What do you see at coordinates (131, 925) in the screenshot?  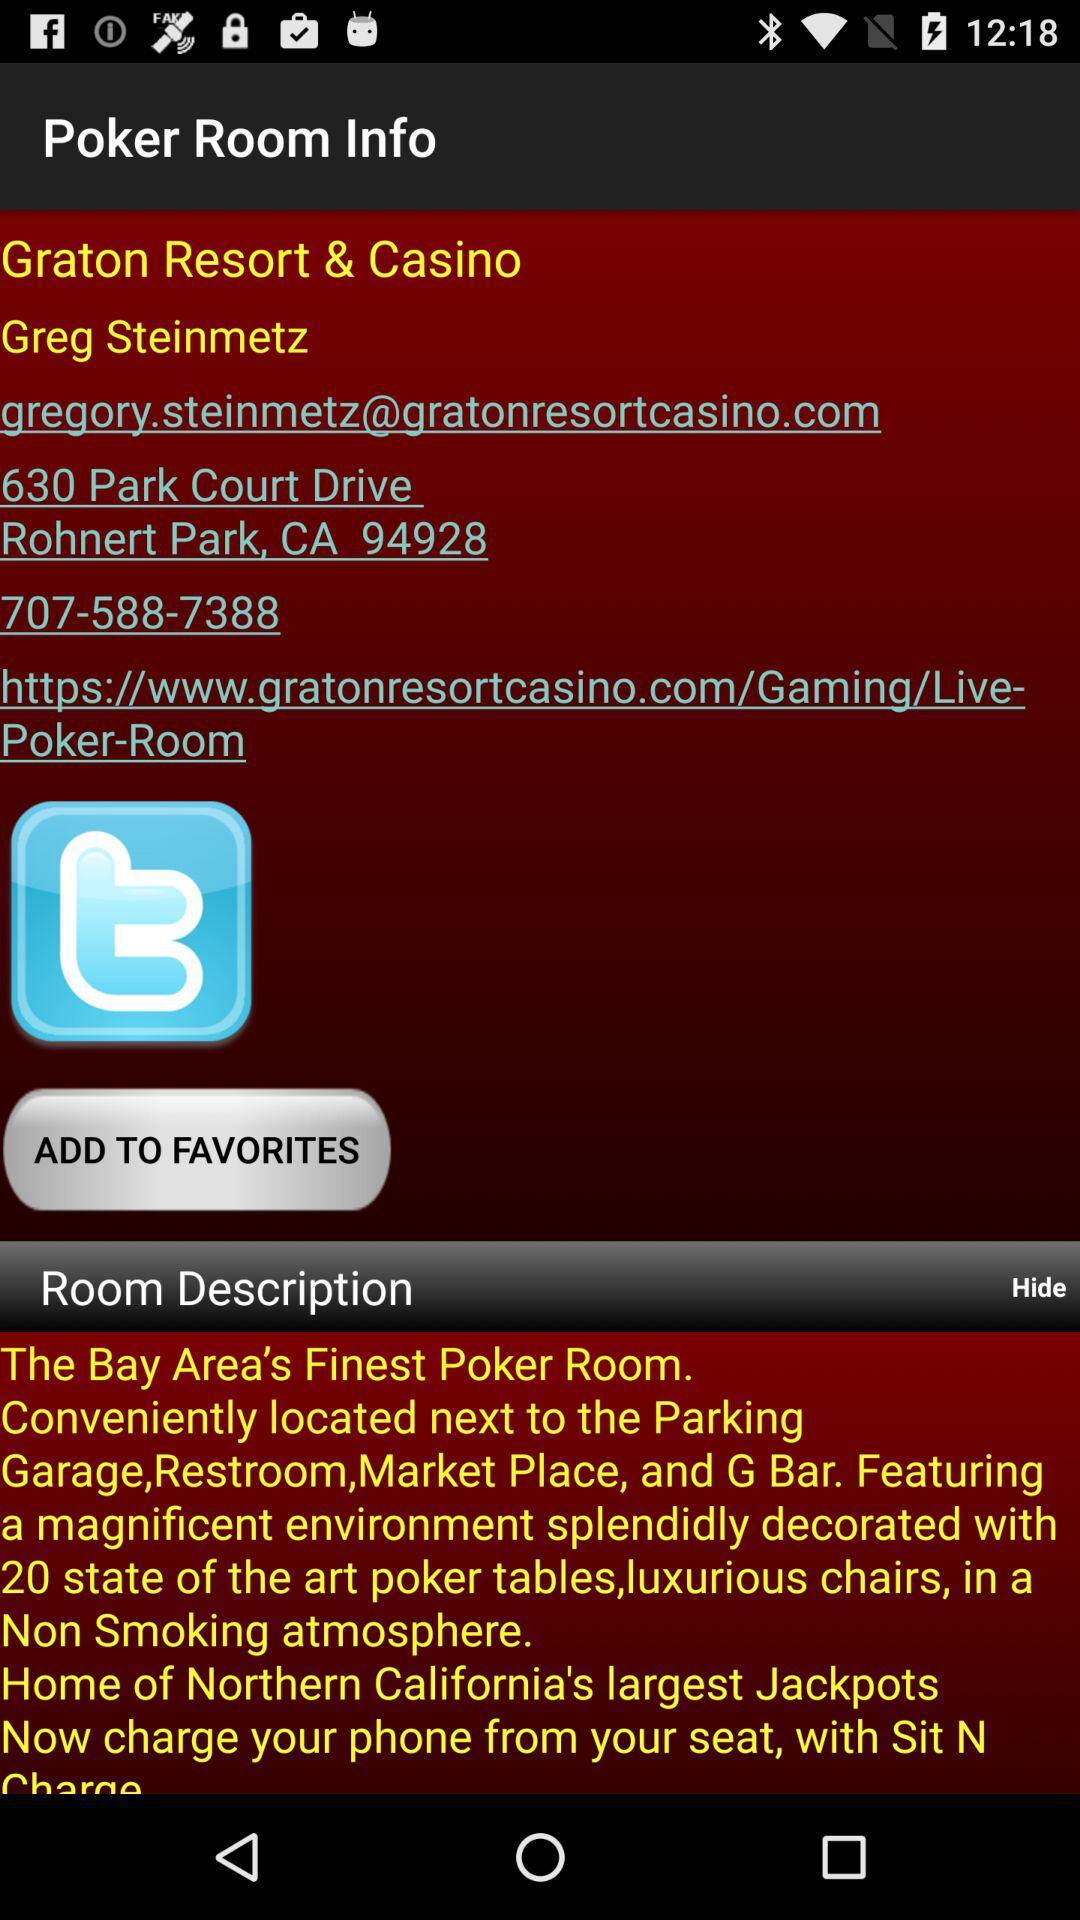 I see `item below the https www gratonresortcasino item` at bounding box center [131, 925].